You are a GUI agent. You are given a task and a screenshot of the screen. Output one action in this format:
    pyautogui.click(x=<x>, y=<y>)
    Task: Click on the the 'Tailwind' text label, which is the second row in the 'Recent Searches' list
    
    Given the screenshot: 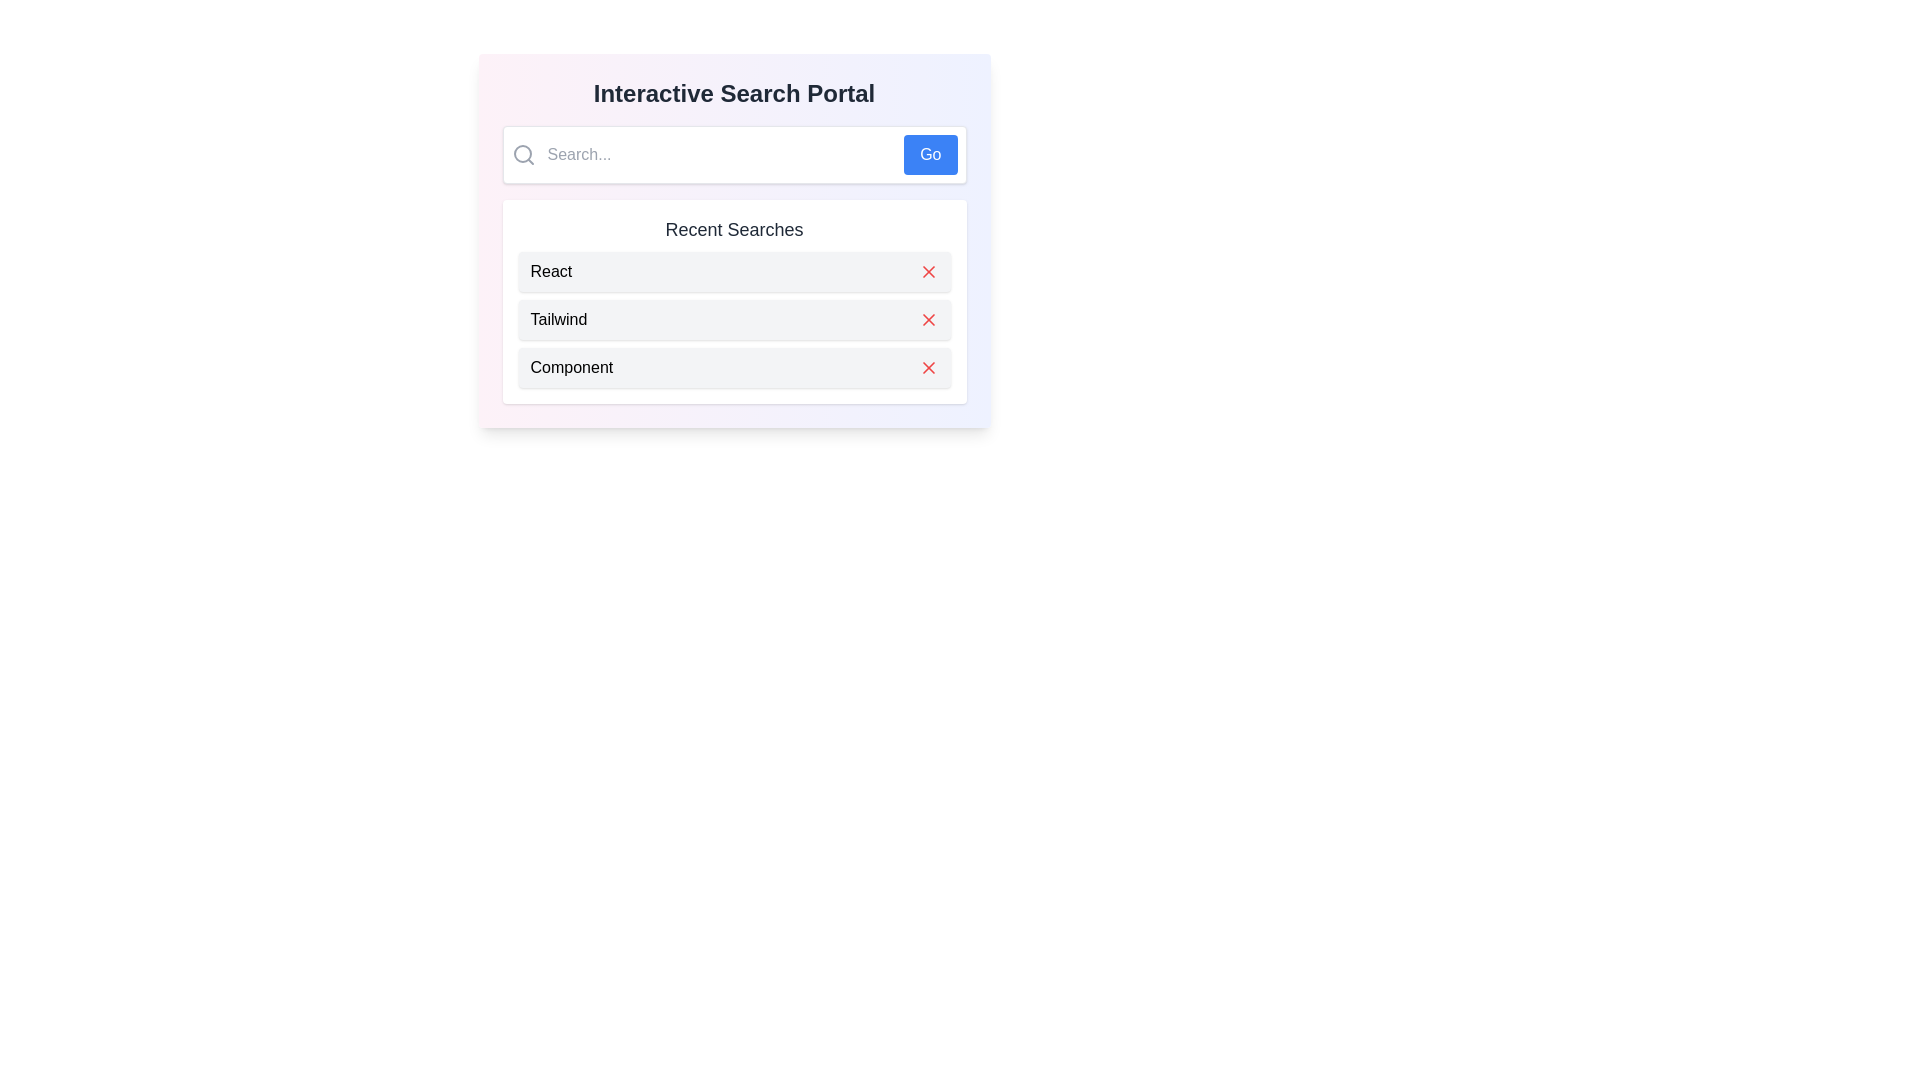 What is the action you would take?
    pyautogui.click(x=558, y=319)
    